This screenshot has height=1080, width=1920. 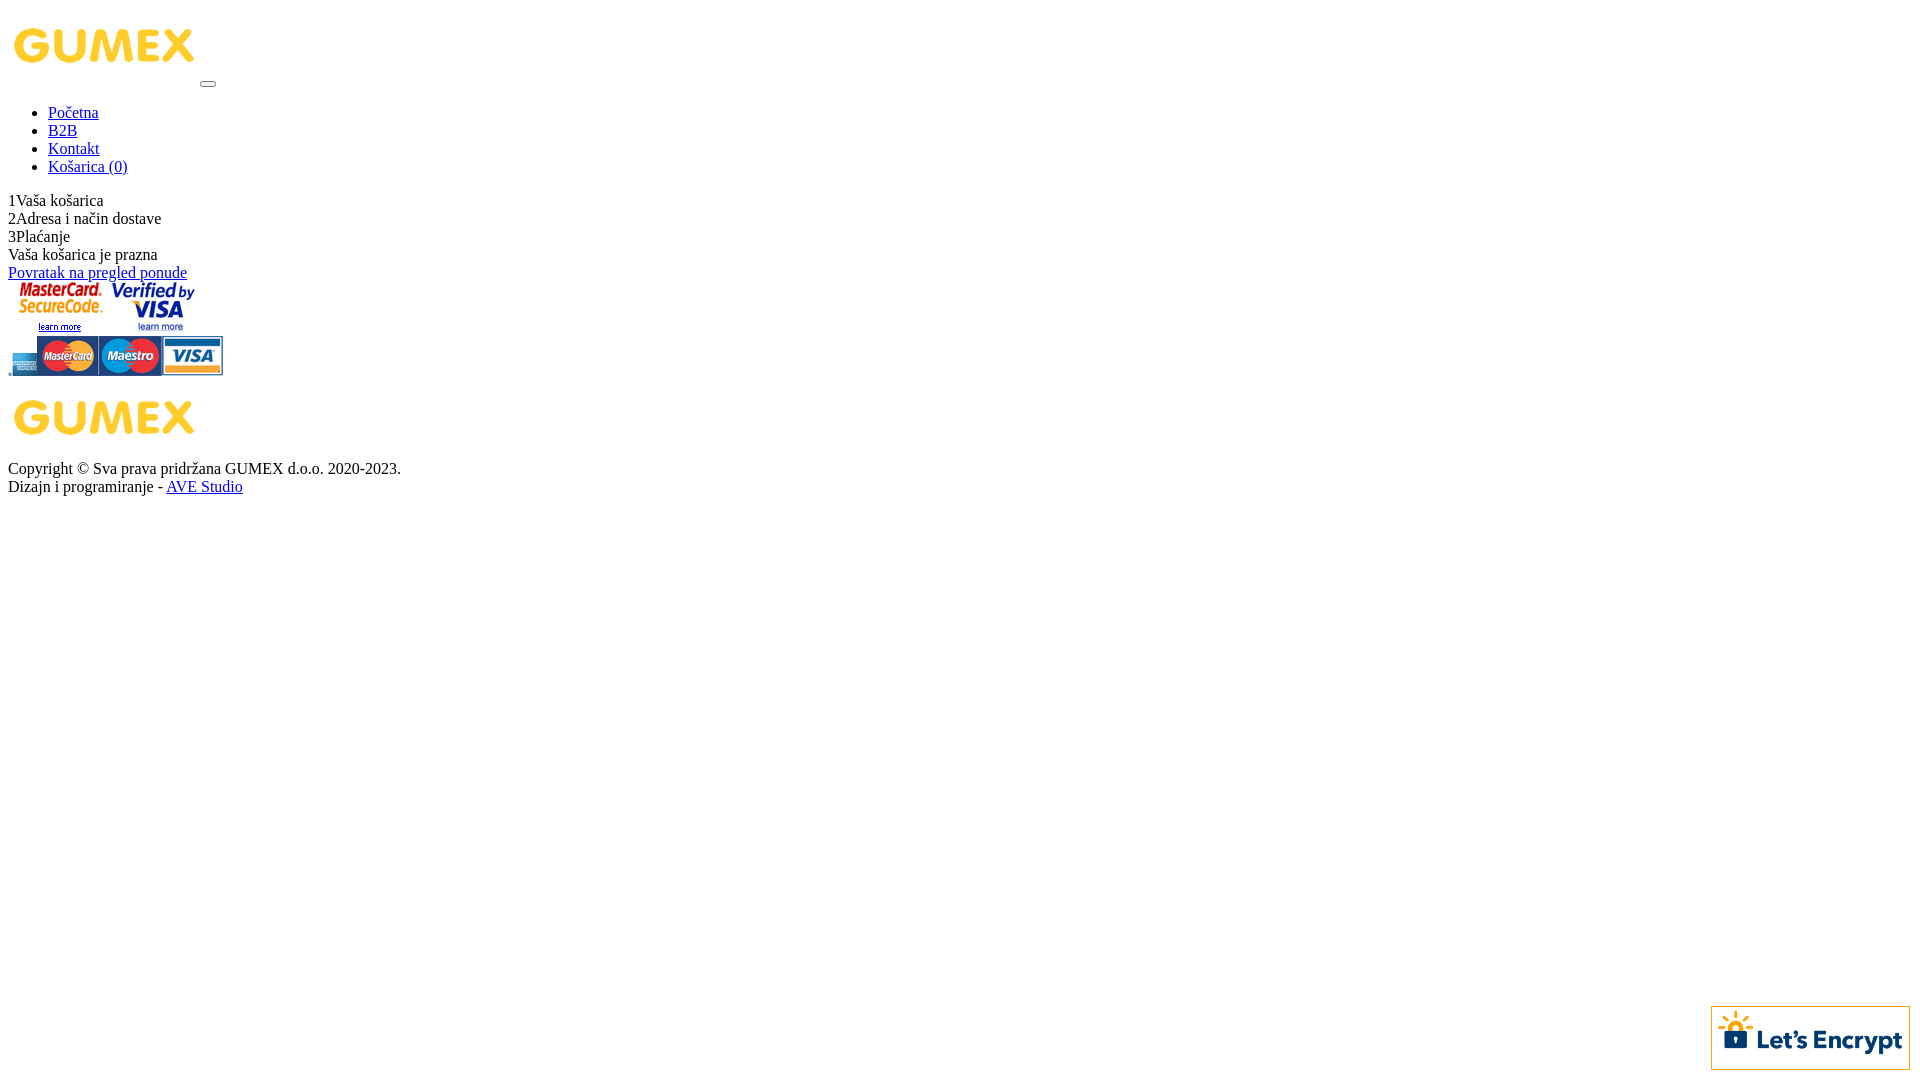 What do you see at coordinates (204, 486) in the screenshot?
I see `'AVE Studio'` at bounding box center [204, 486].